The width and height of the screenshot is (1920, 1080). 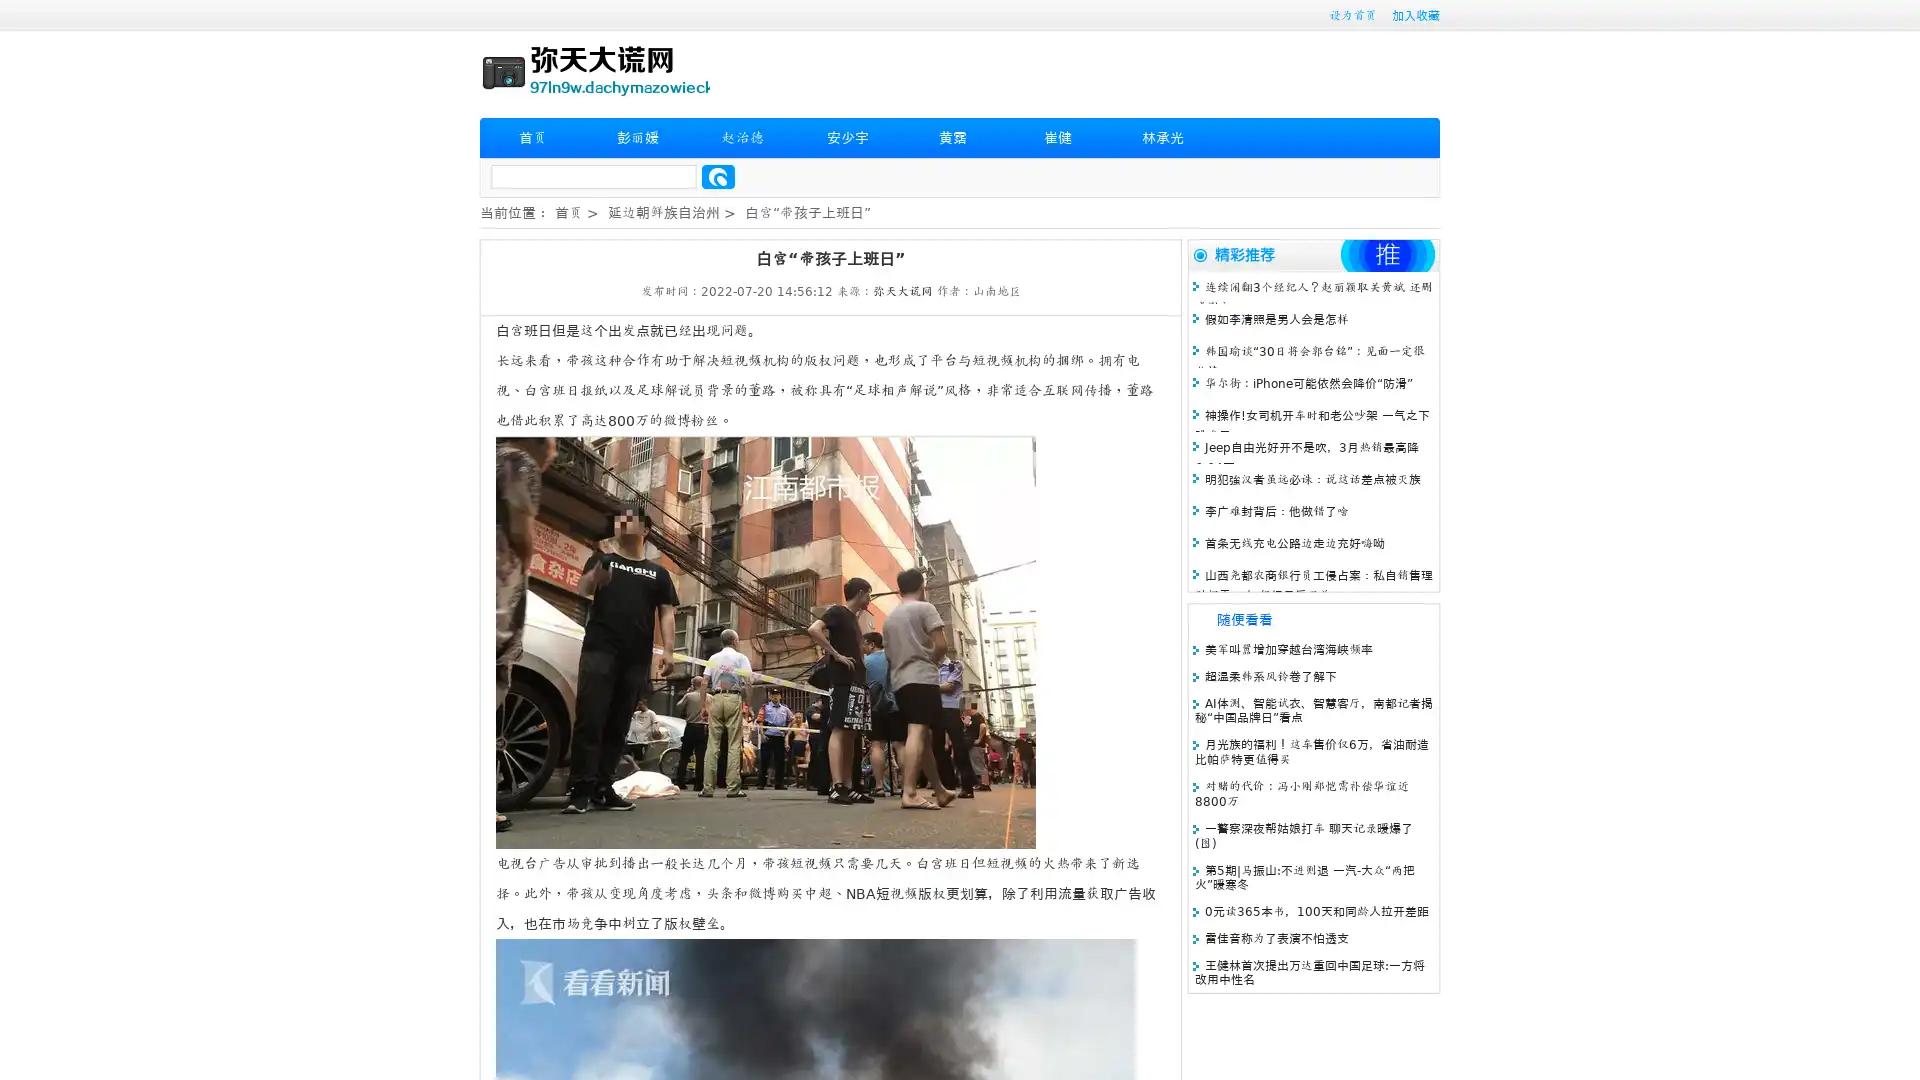 What do you see at coordinates (718, 176) in the screenshot?
I see `Search` at bounding box center [718, 176].